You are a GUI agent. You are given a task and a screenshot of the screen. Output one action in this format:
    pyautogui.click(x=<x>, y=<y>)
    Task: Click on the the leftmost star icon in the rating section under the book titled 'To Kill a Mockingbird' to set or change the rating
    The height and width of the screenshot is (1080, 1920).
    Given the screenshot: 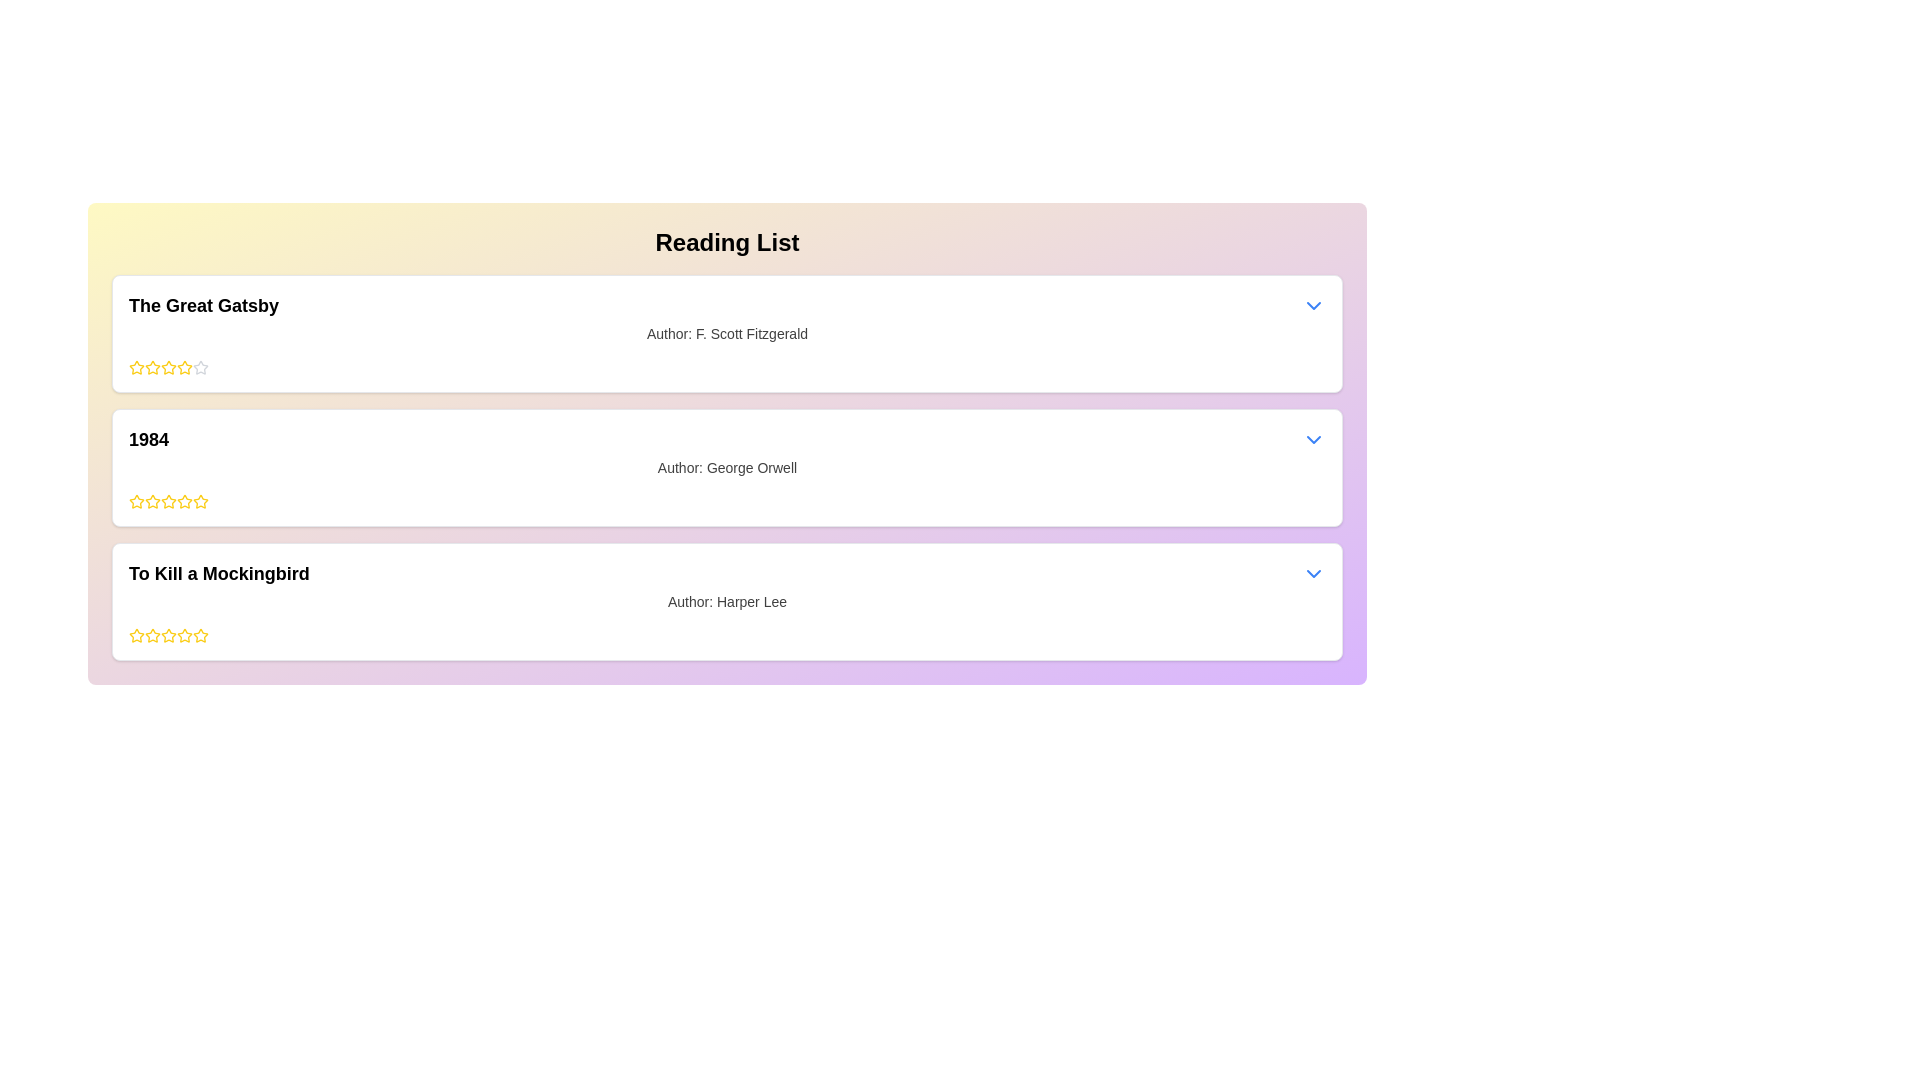 What is the action you would take?
    pyautogui.click(x=152, y=635)
    